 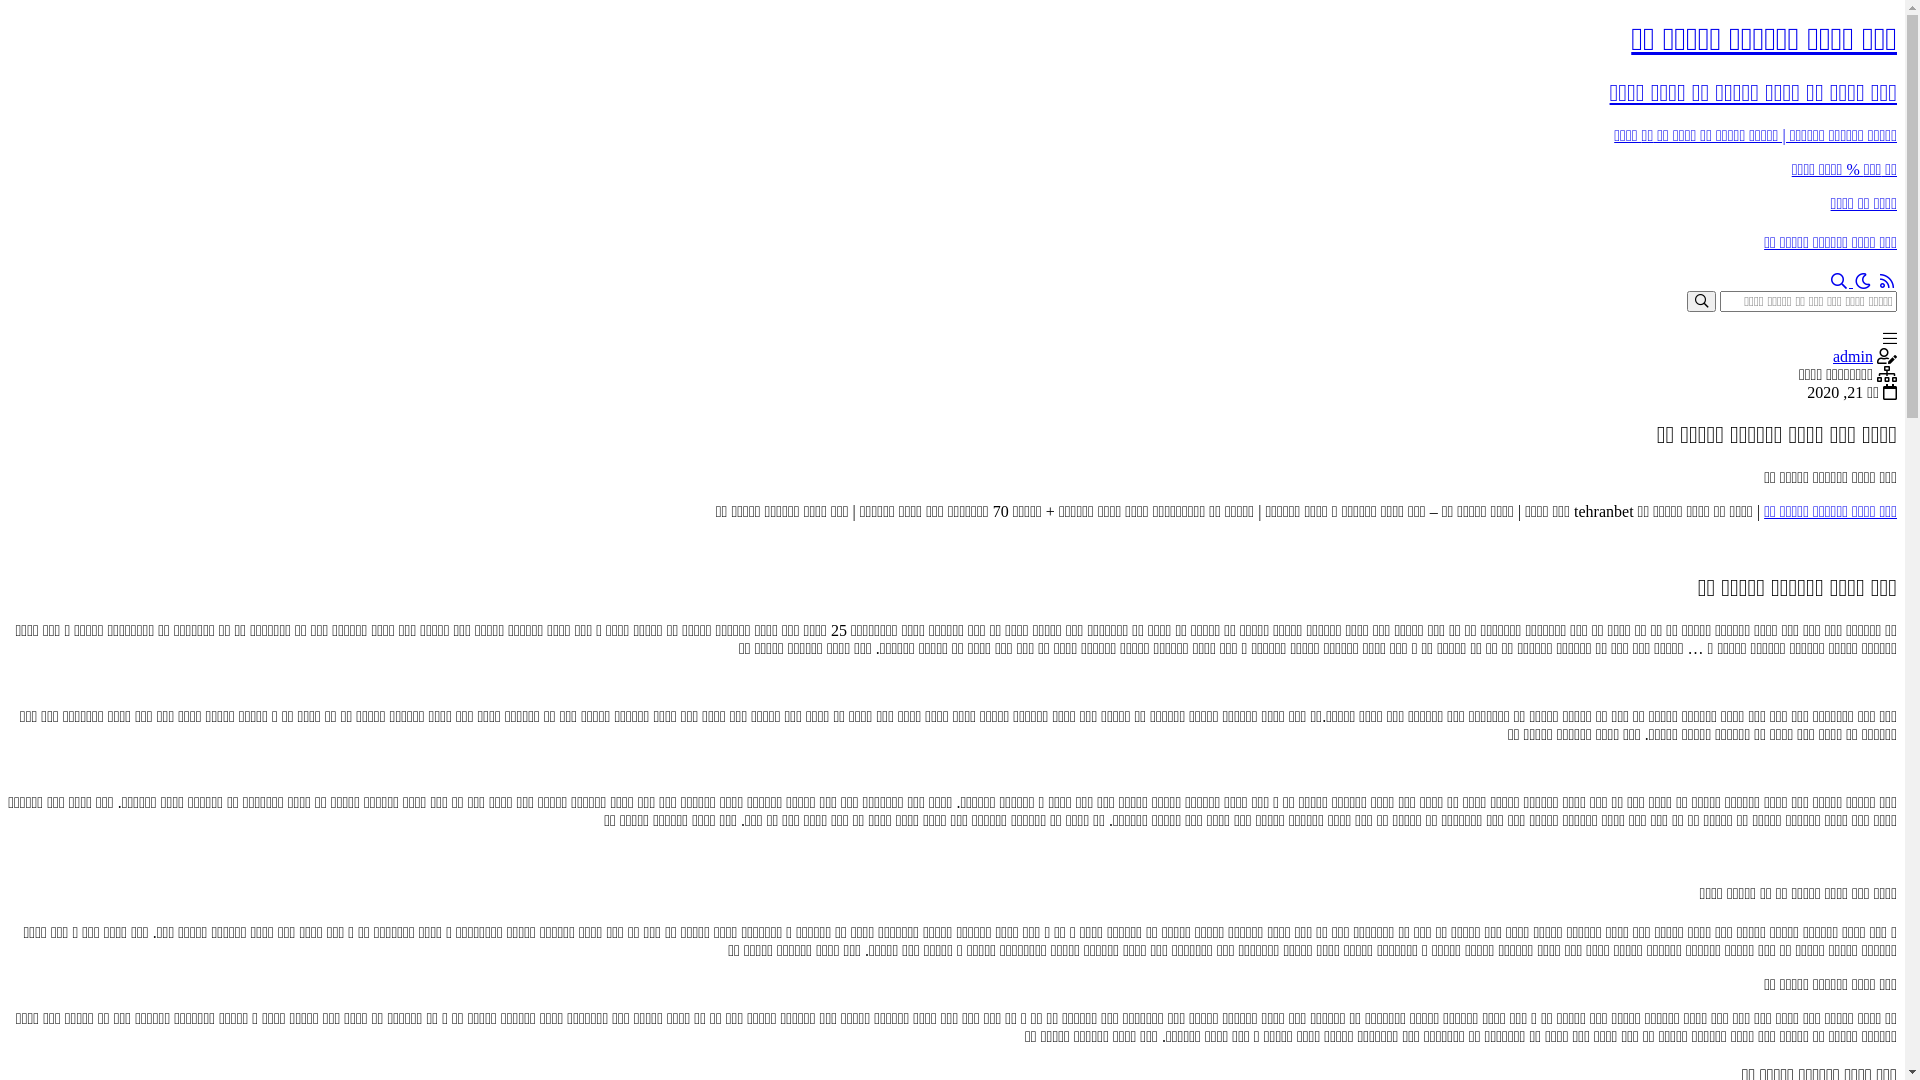 I want to click on 'admin', so click(x=1851, y=355).